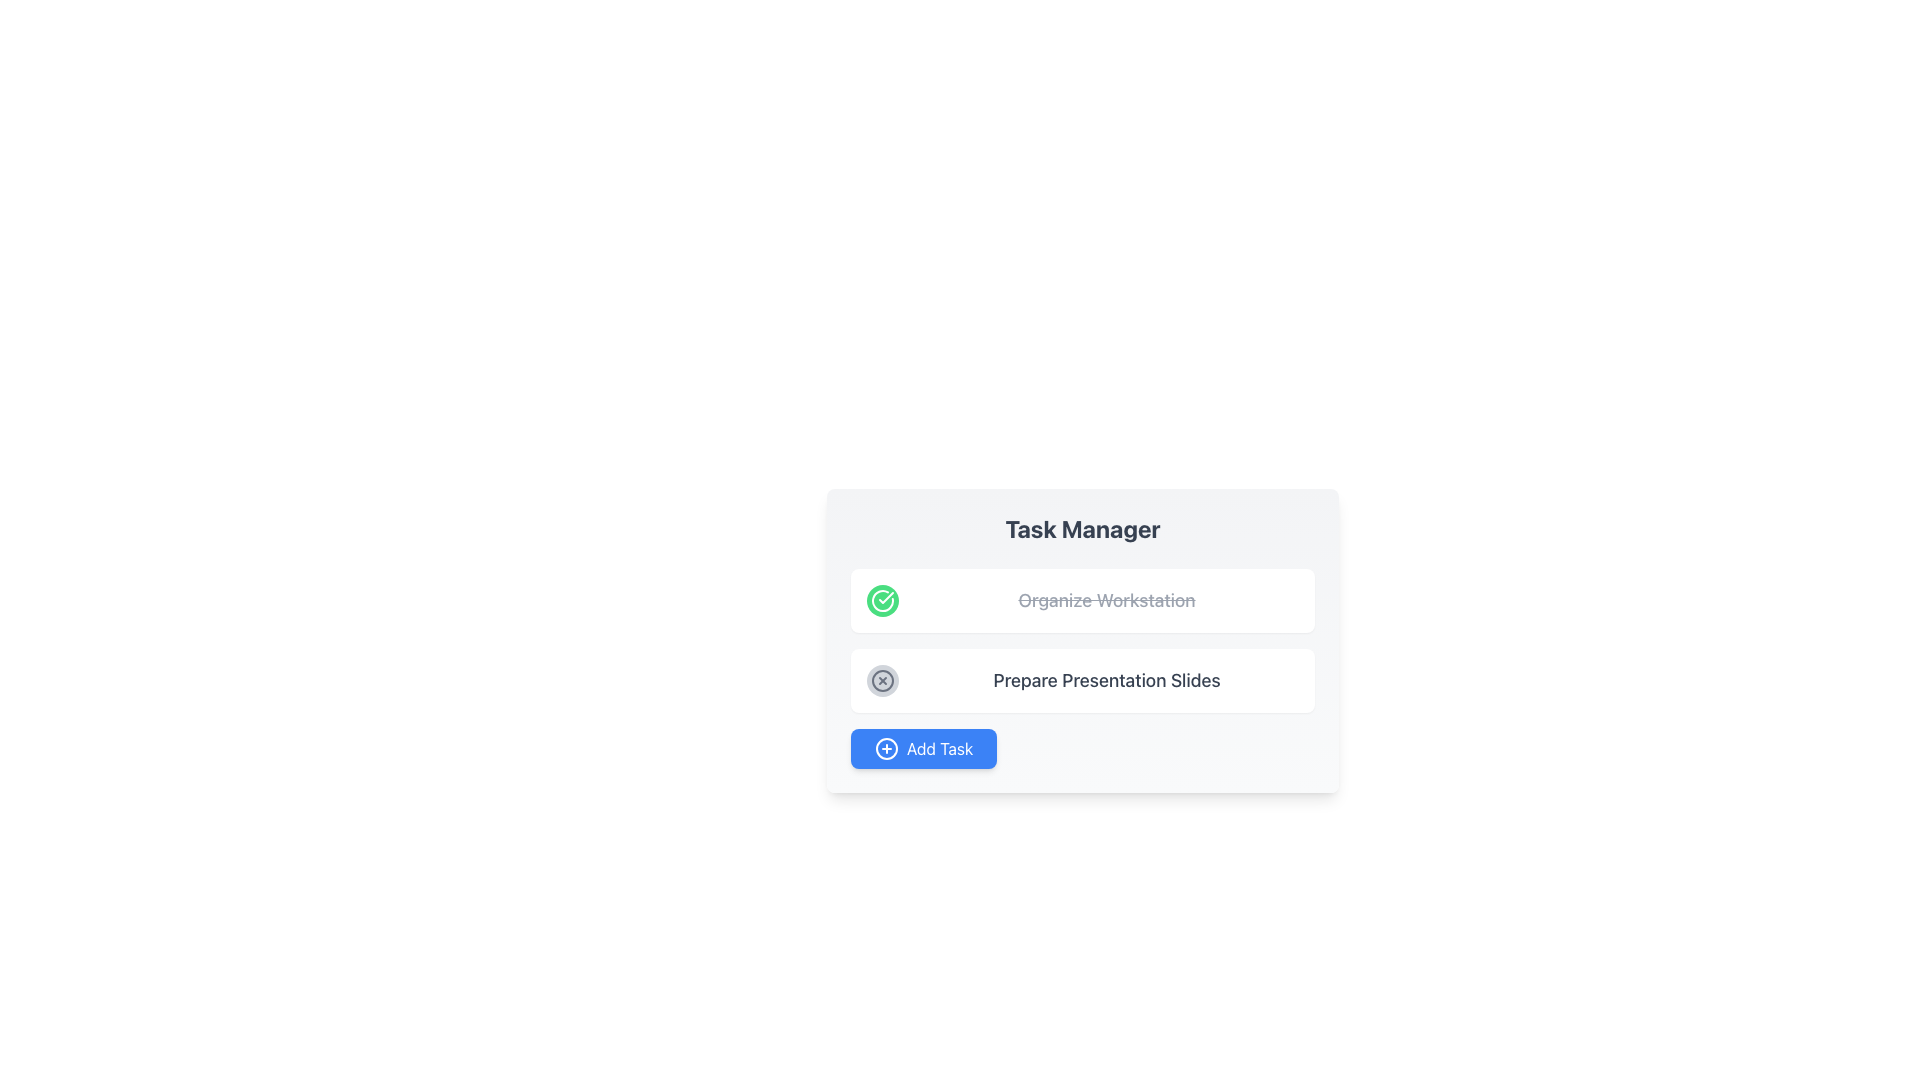  I want to click on the first task item card in the Task Manager, so click(1082, 600).